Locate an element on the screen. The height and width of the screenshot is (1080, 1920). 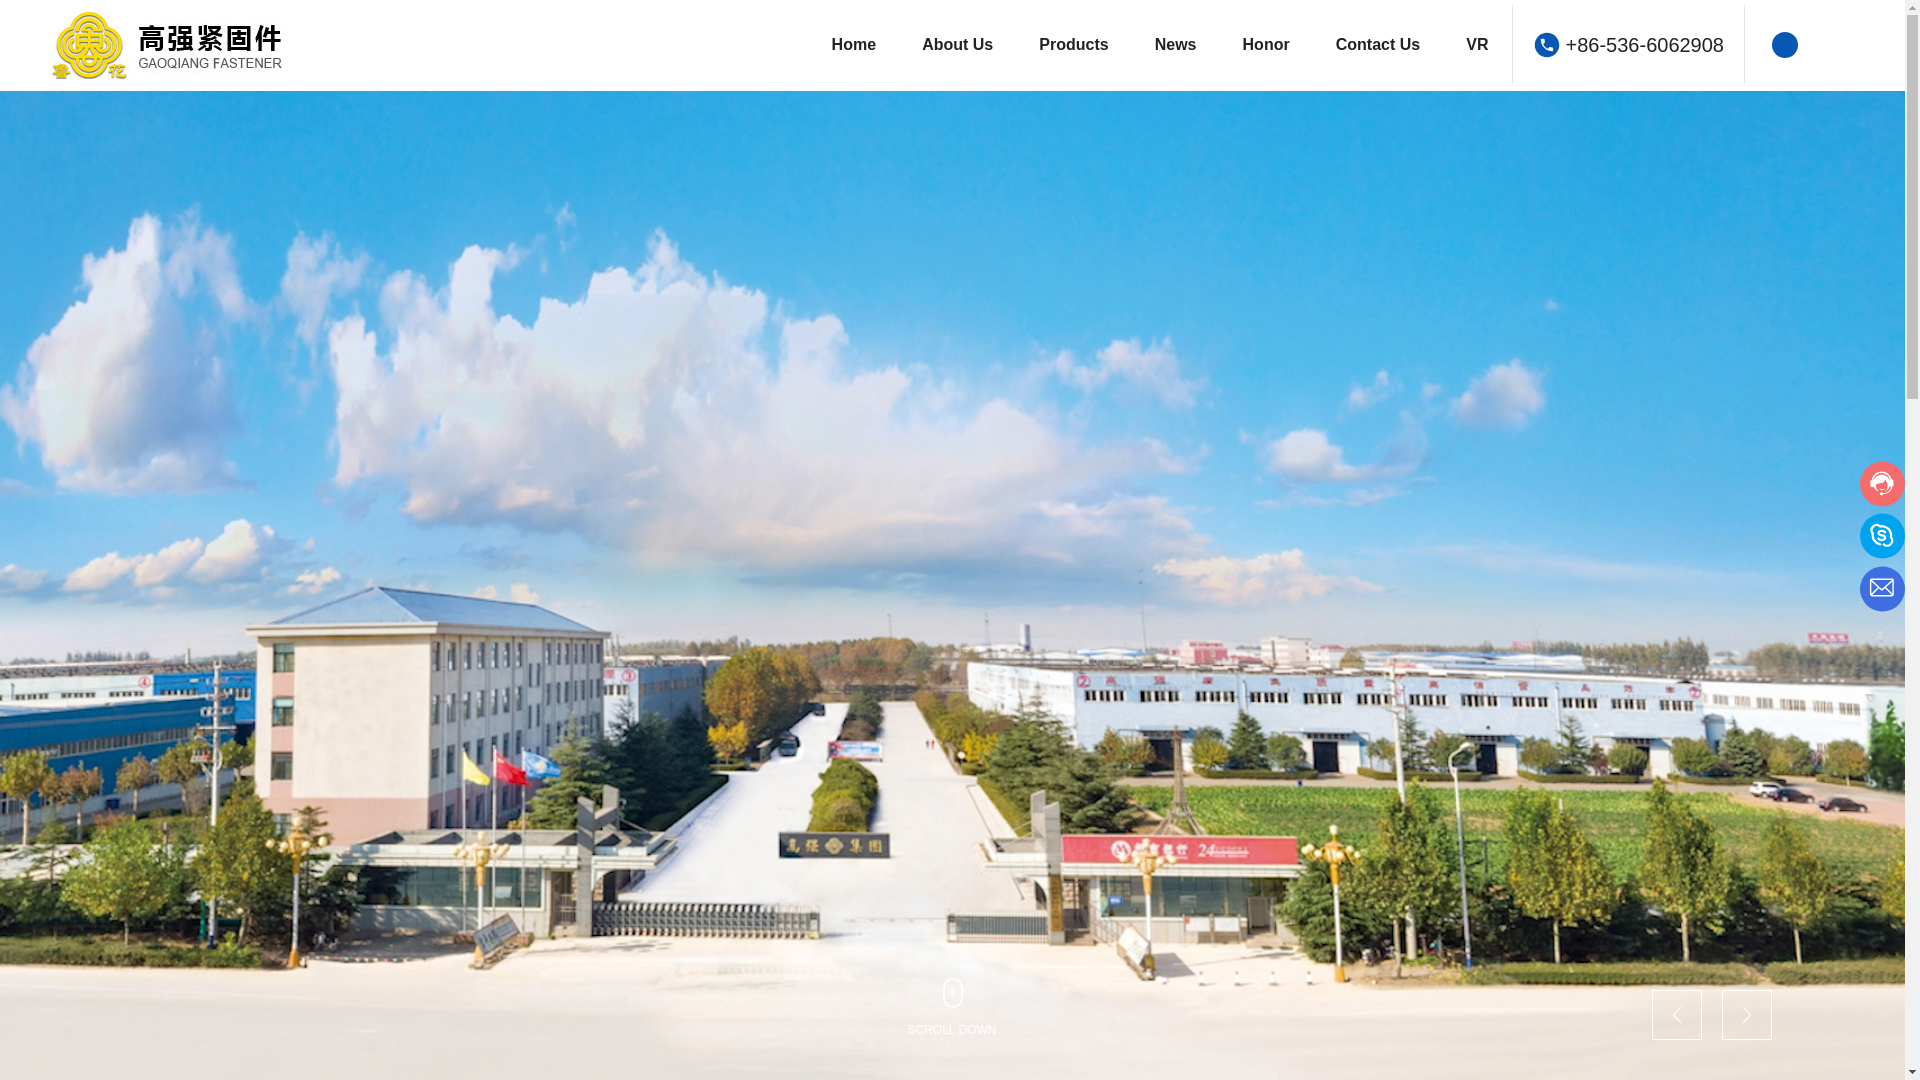
'Products' is located at coordinates (1072, 45).